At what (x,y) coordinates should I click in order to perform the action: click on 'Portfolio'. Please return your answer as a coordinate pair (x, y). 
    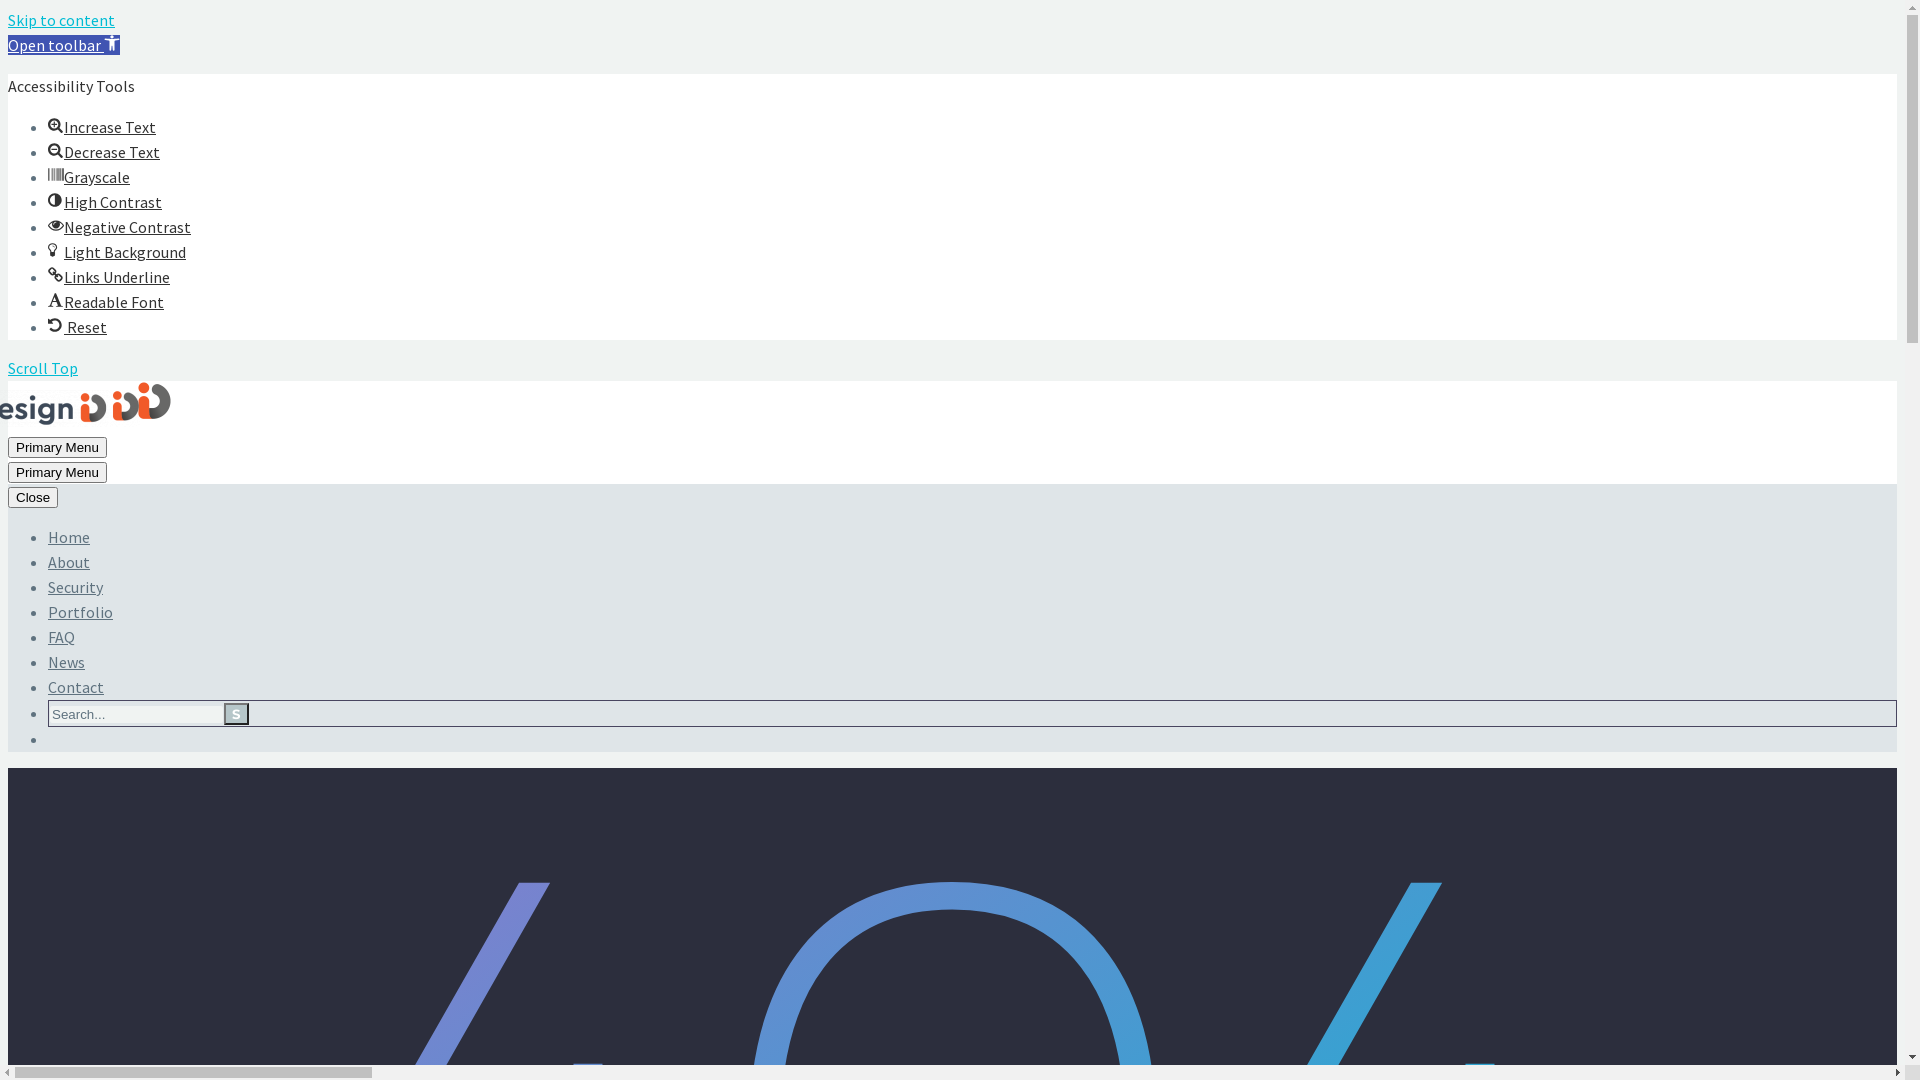
    Looking at the image, I should click on (80, 611).